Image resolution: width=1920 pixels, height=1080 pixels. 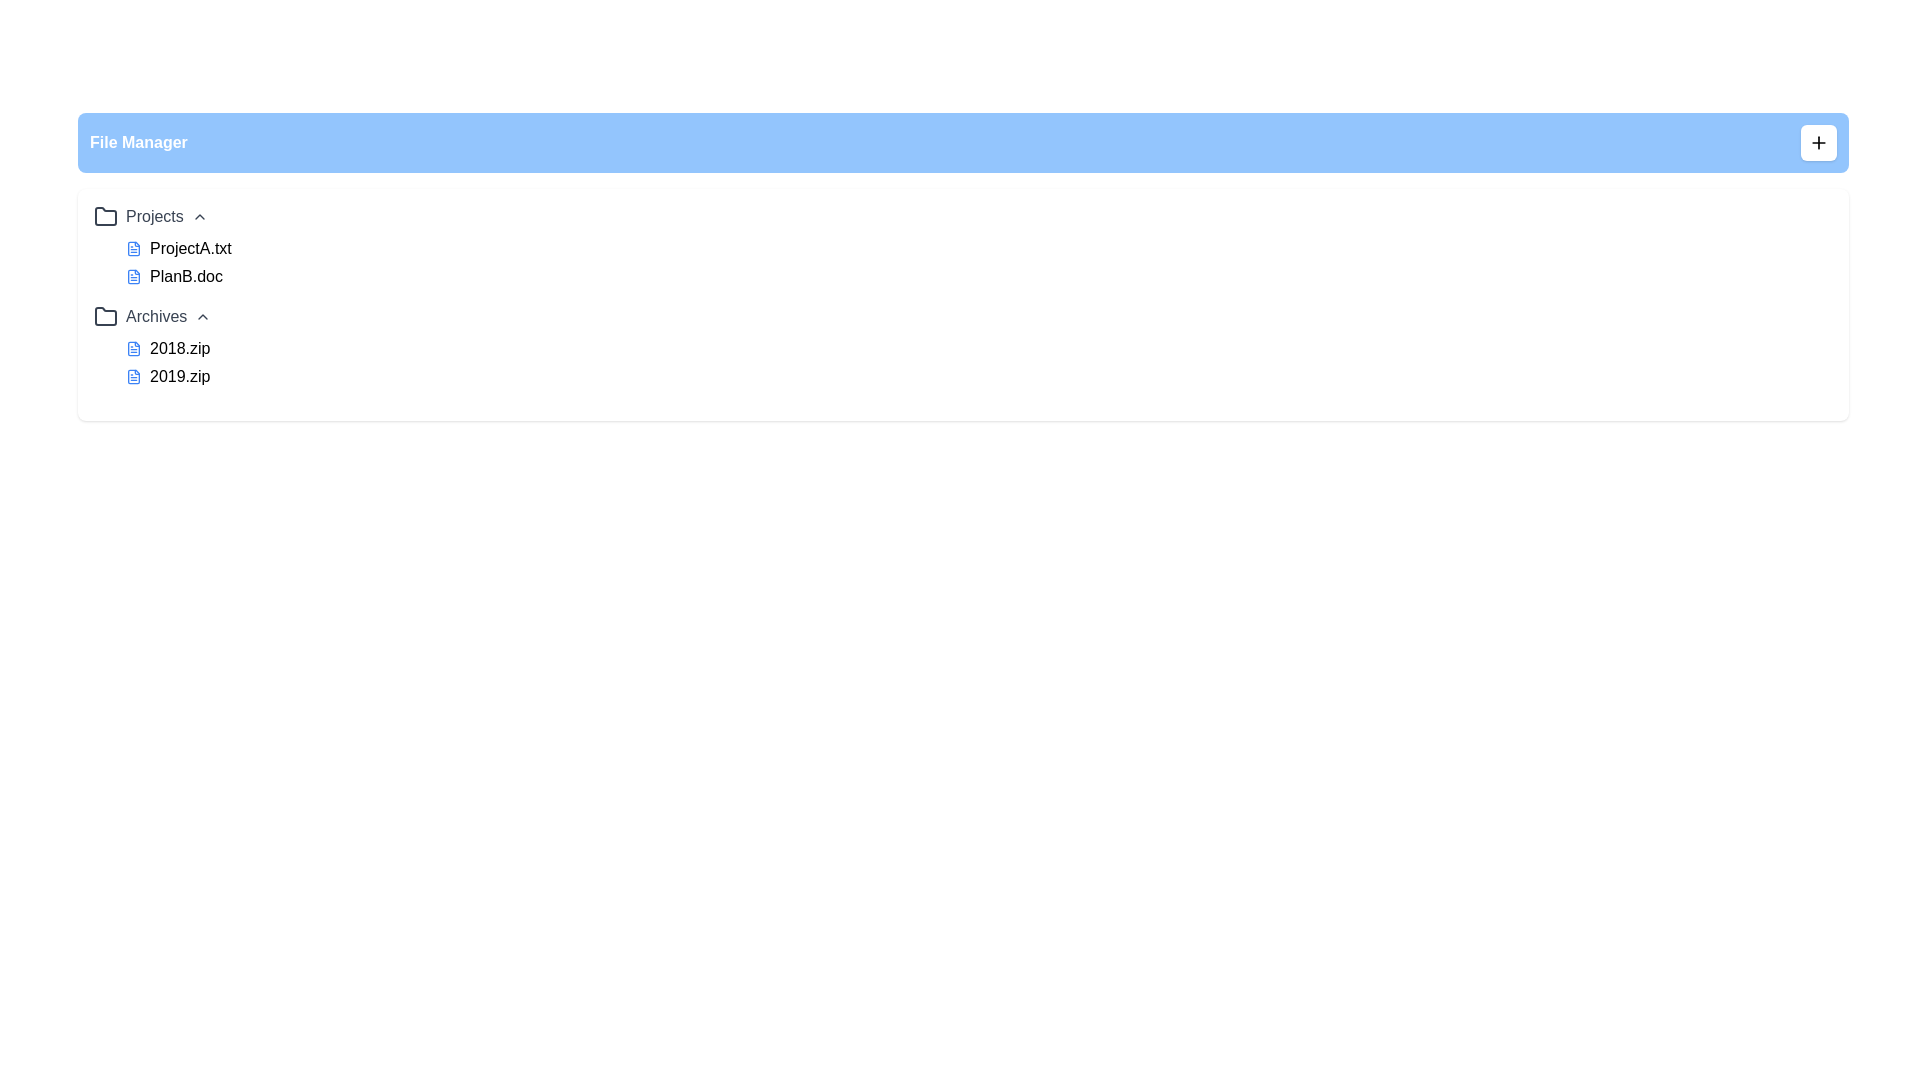 I want to click on the downward-facing chevron-shaped icon located to the right of the 'Archives' label, so click(x=203, y=315).